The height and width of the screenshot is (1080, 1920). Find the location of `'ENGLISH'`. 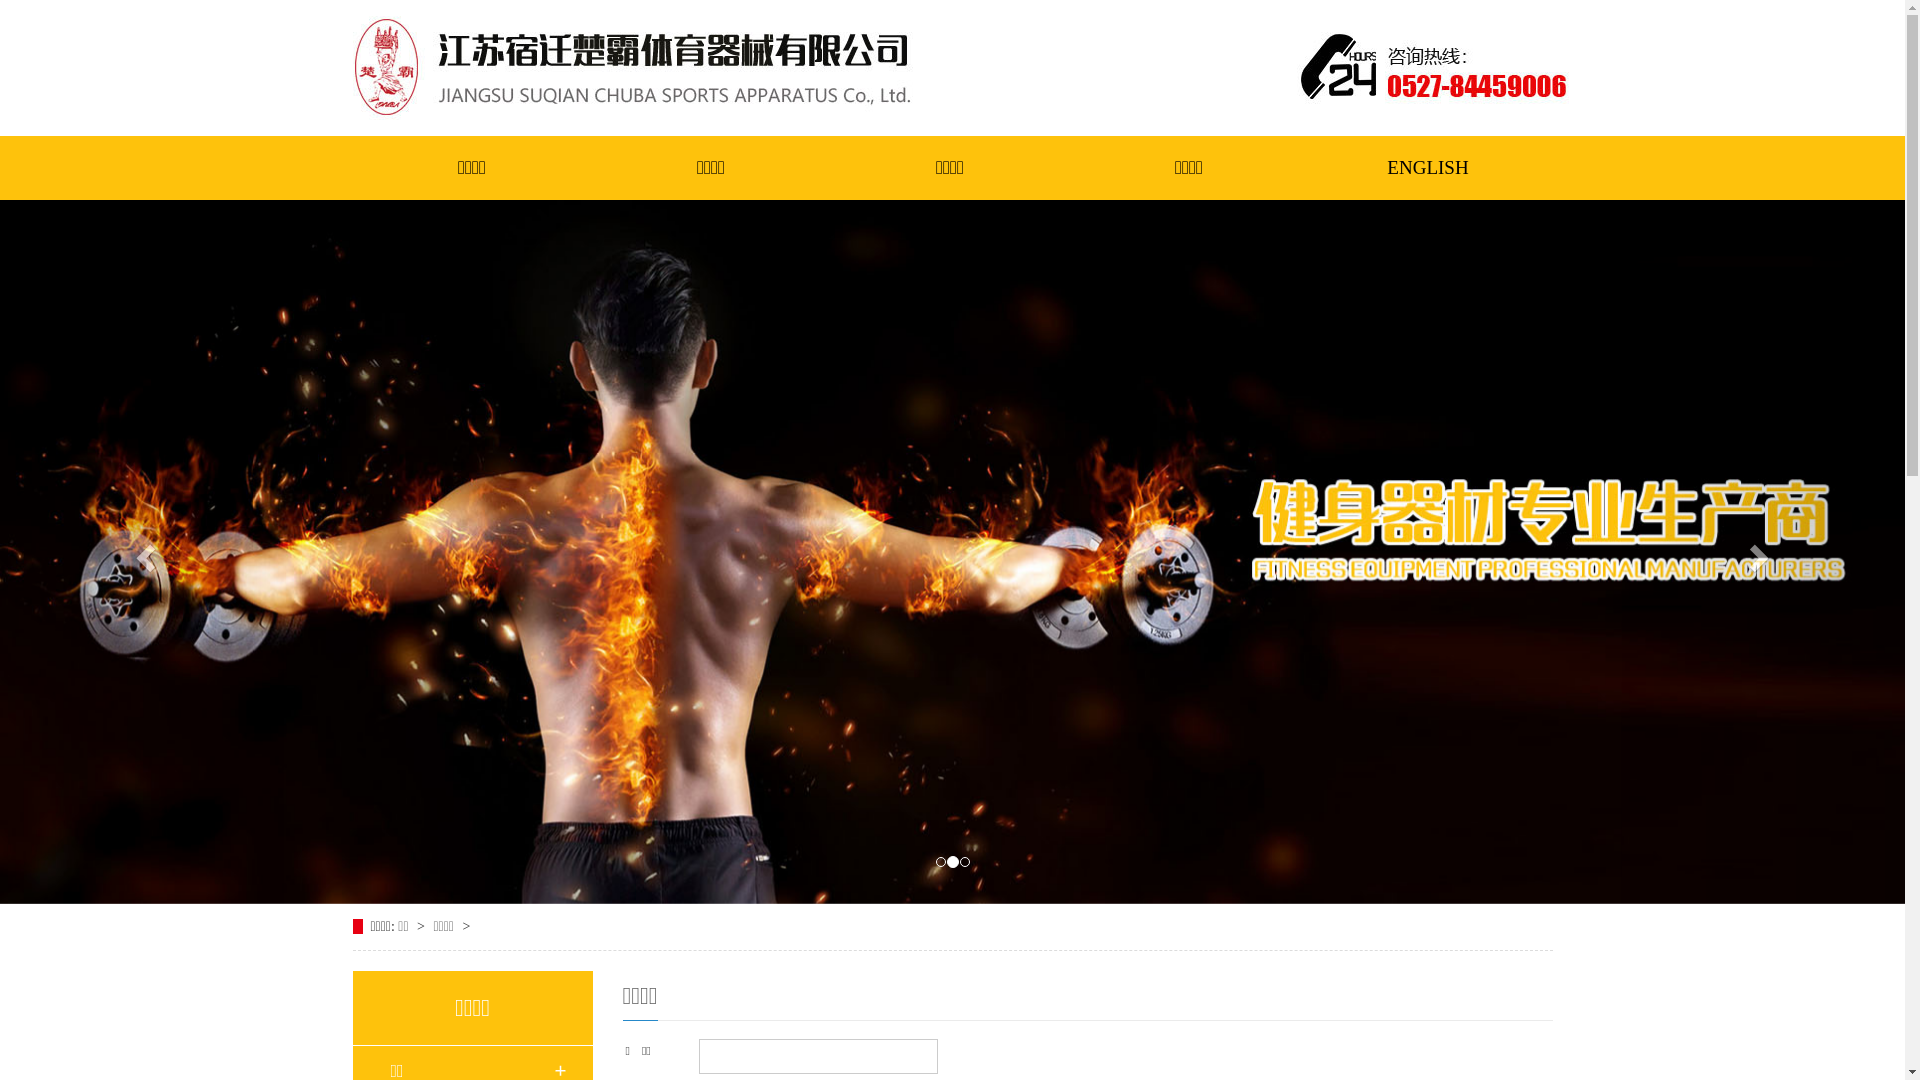

'ENGLISH' is located at coordinates (1426, 167).